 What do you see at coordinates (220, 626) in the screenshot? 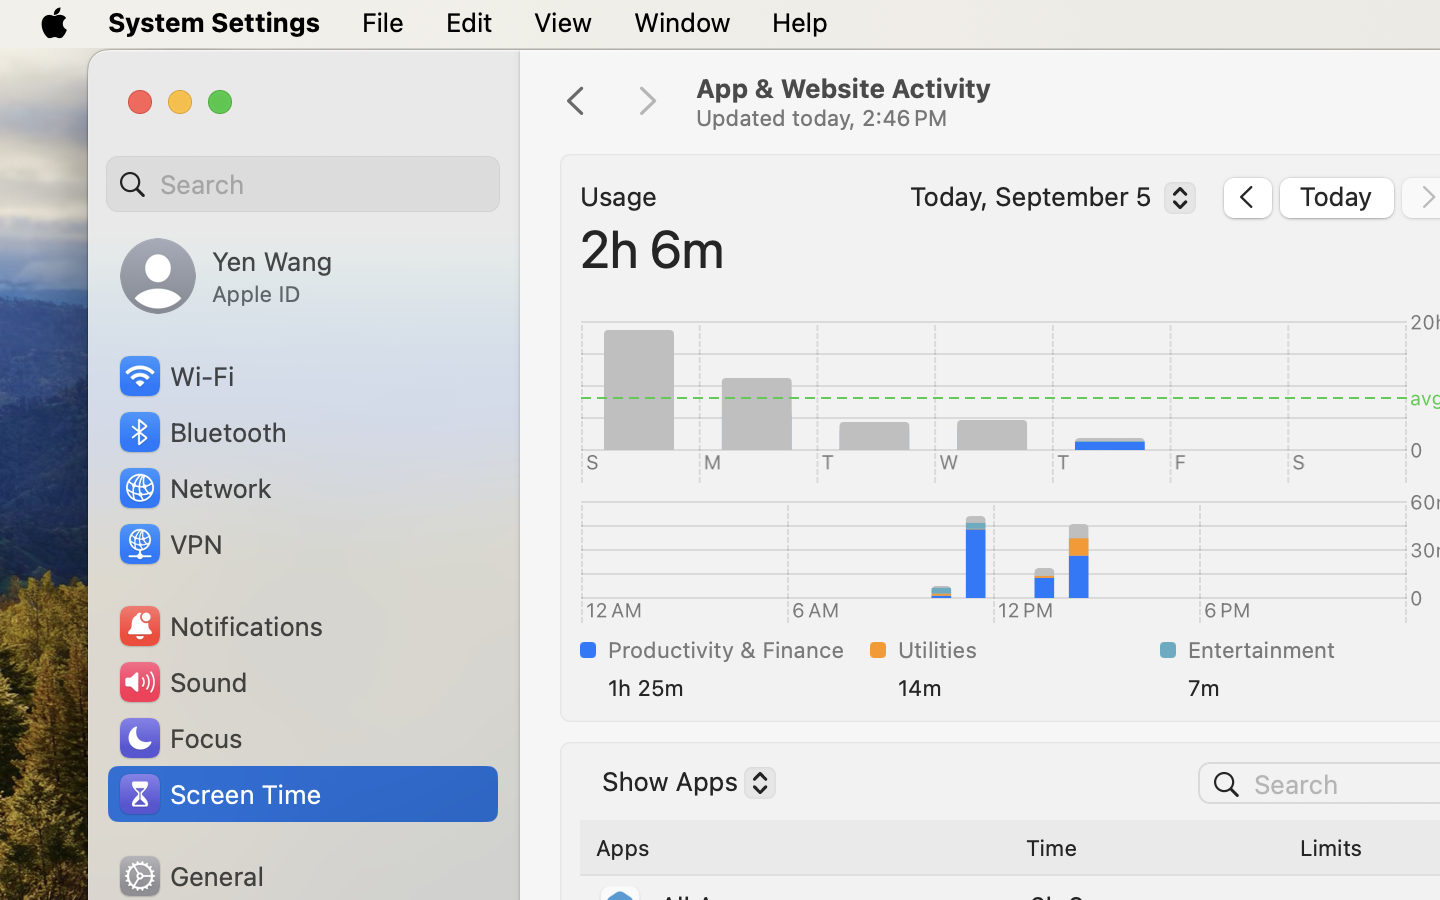
I see `'Notifications'` at bounding box center [220, 626].